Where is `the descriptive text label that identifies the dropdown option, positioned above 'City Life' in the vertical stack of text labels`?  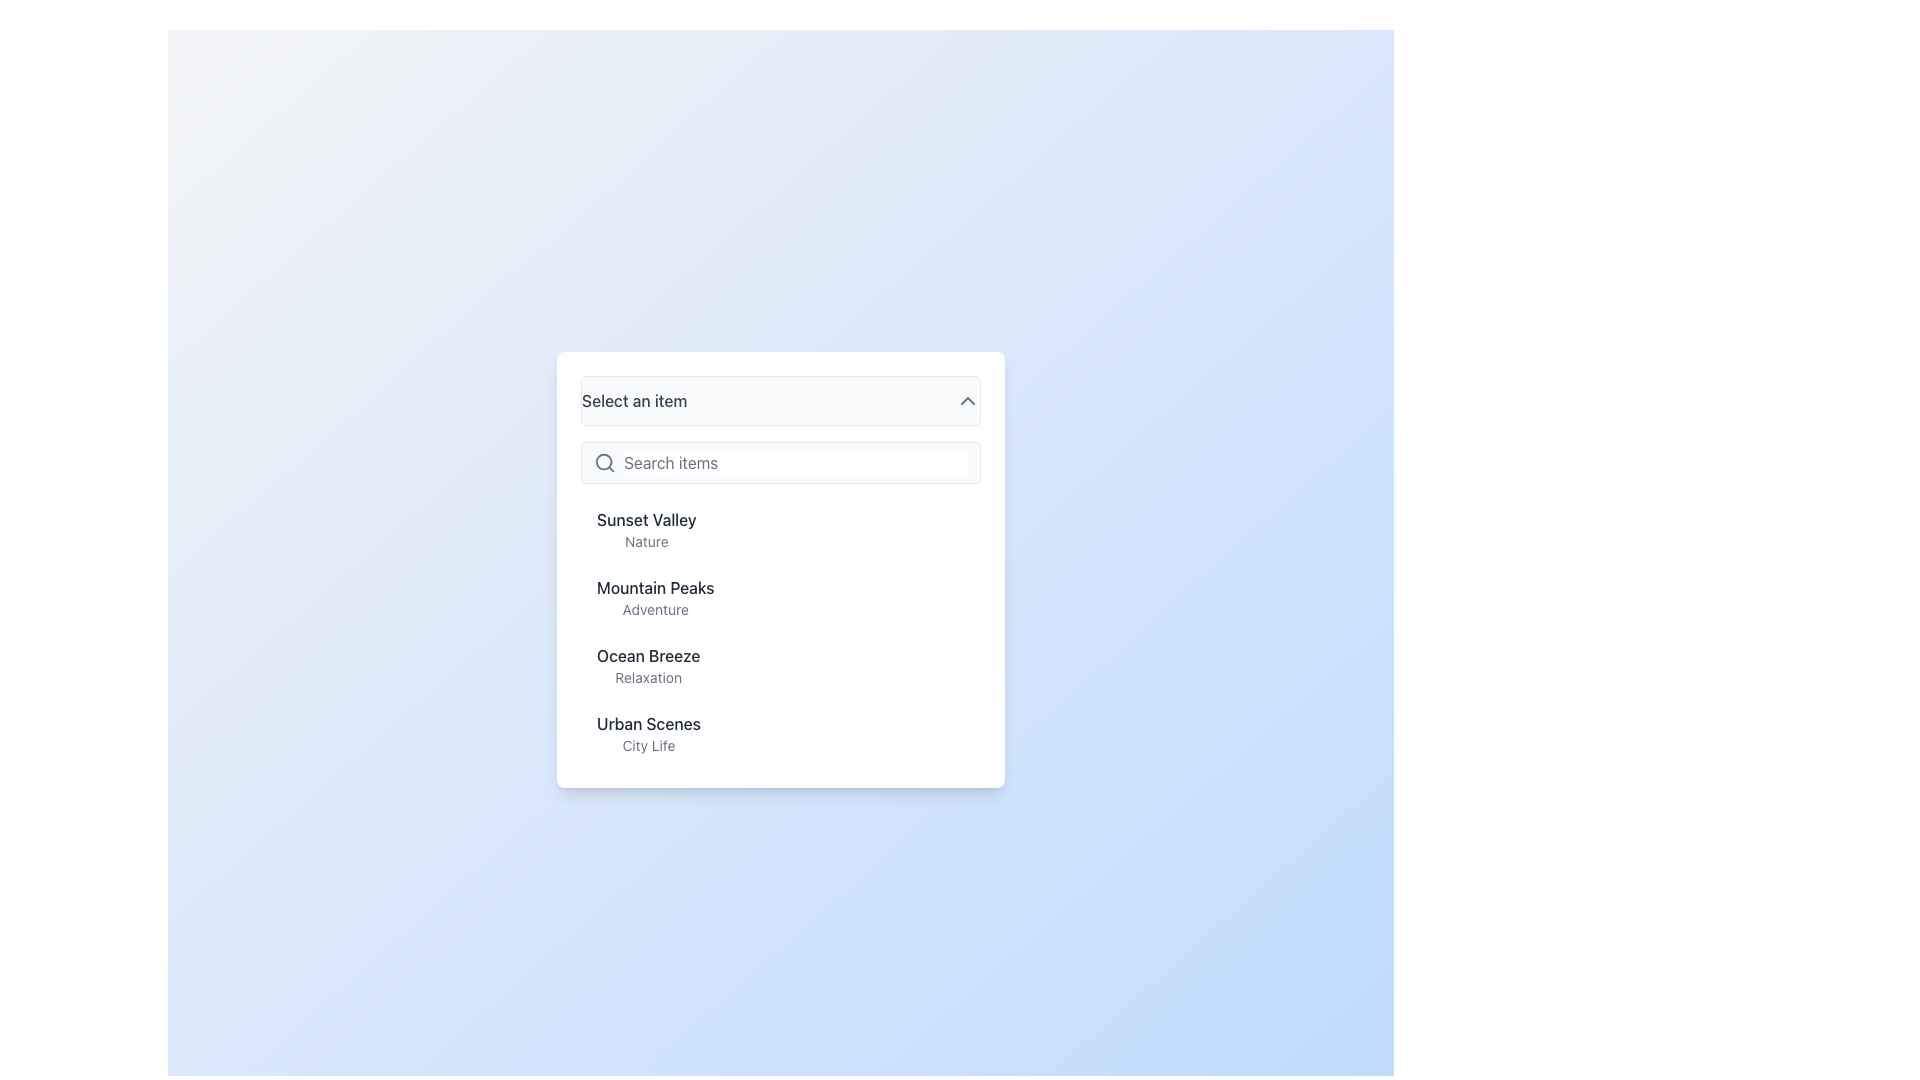
the descriptive text label that identifies the dropdown option, positioned above 'City Life' in the vertical stack of text labels is located at coordinates (648, 724).